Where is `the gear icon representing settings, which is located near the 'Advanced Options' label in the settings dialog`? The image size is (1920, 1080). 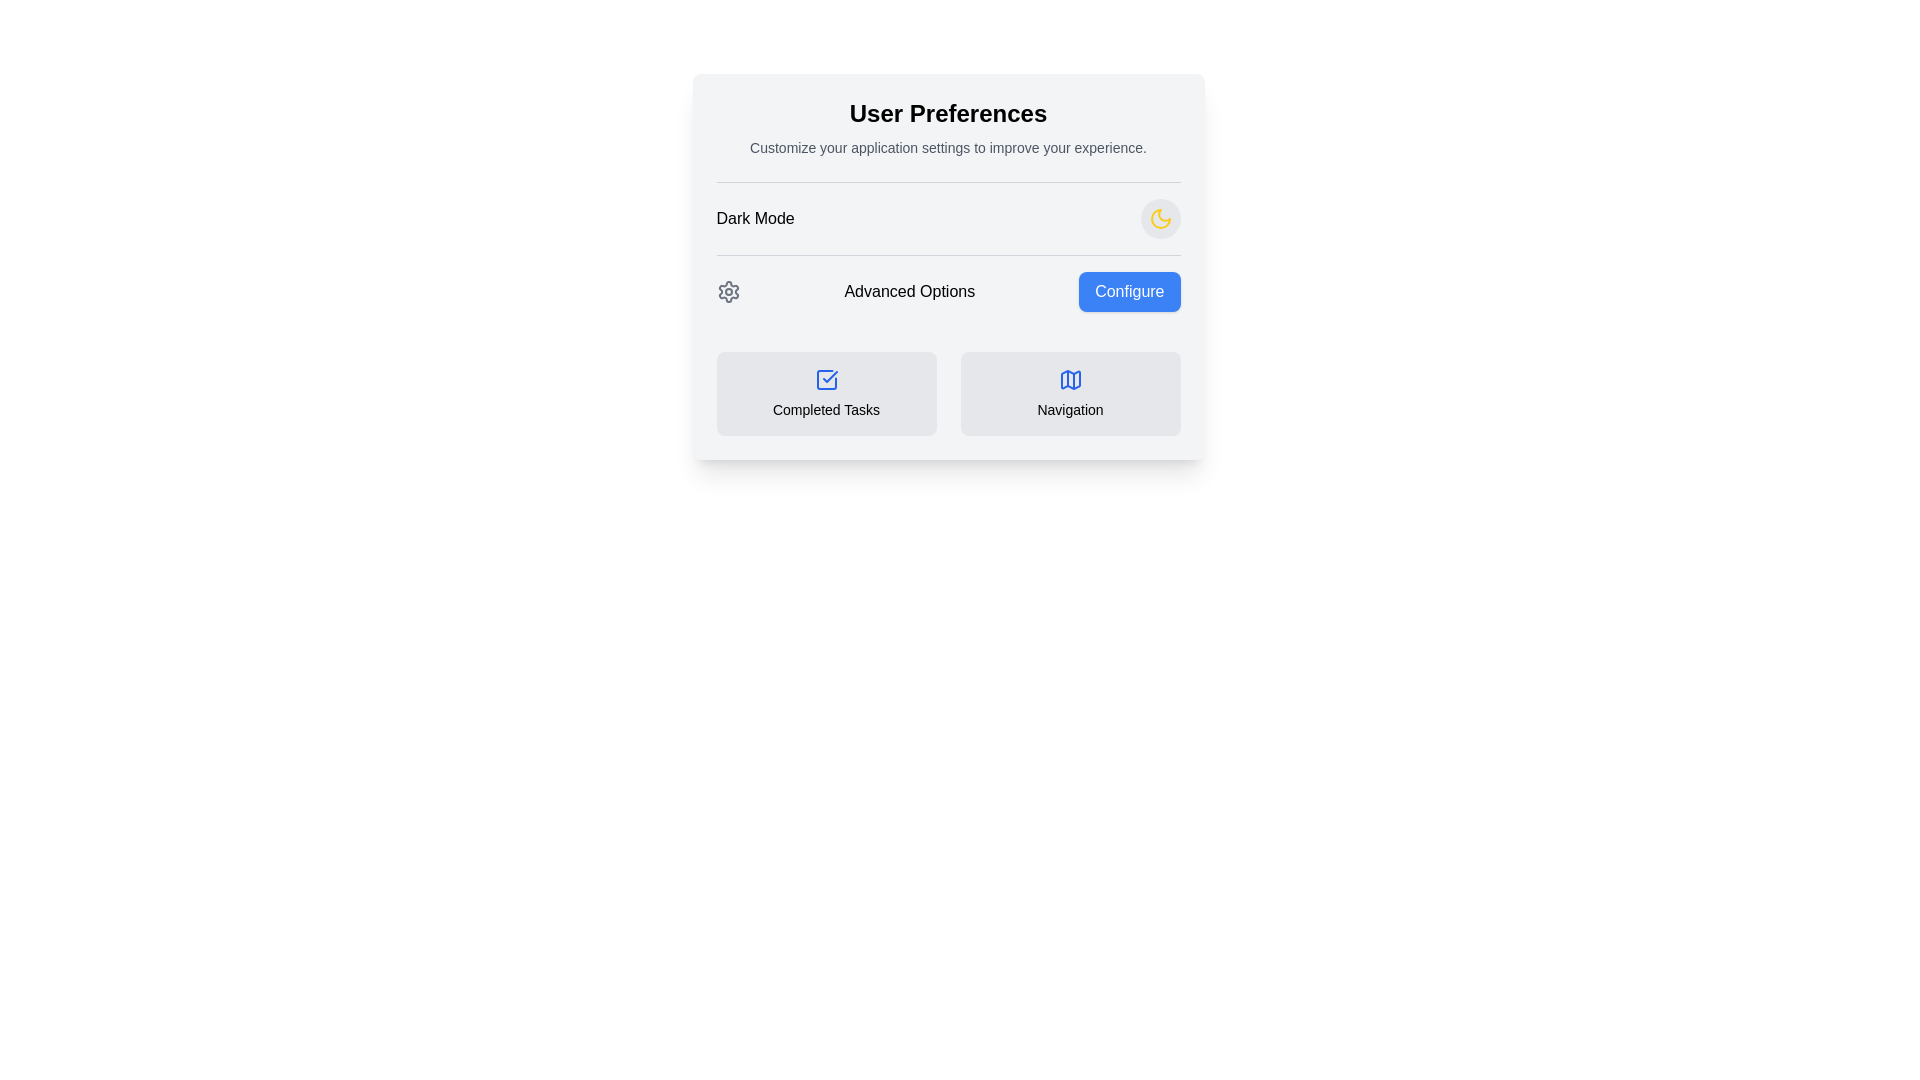
the gear icon representing settings, which is located near the 'Advanced Options' label in the settings dialog is located at coordinates (727, 292).